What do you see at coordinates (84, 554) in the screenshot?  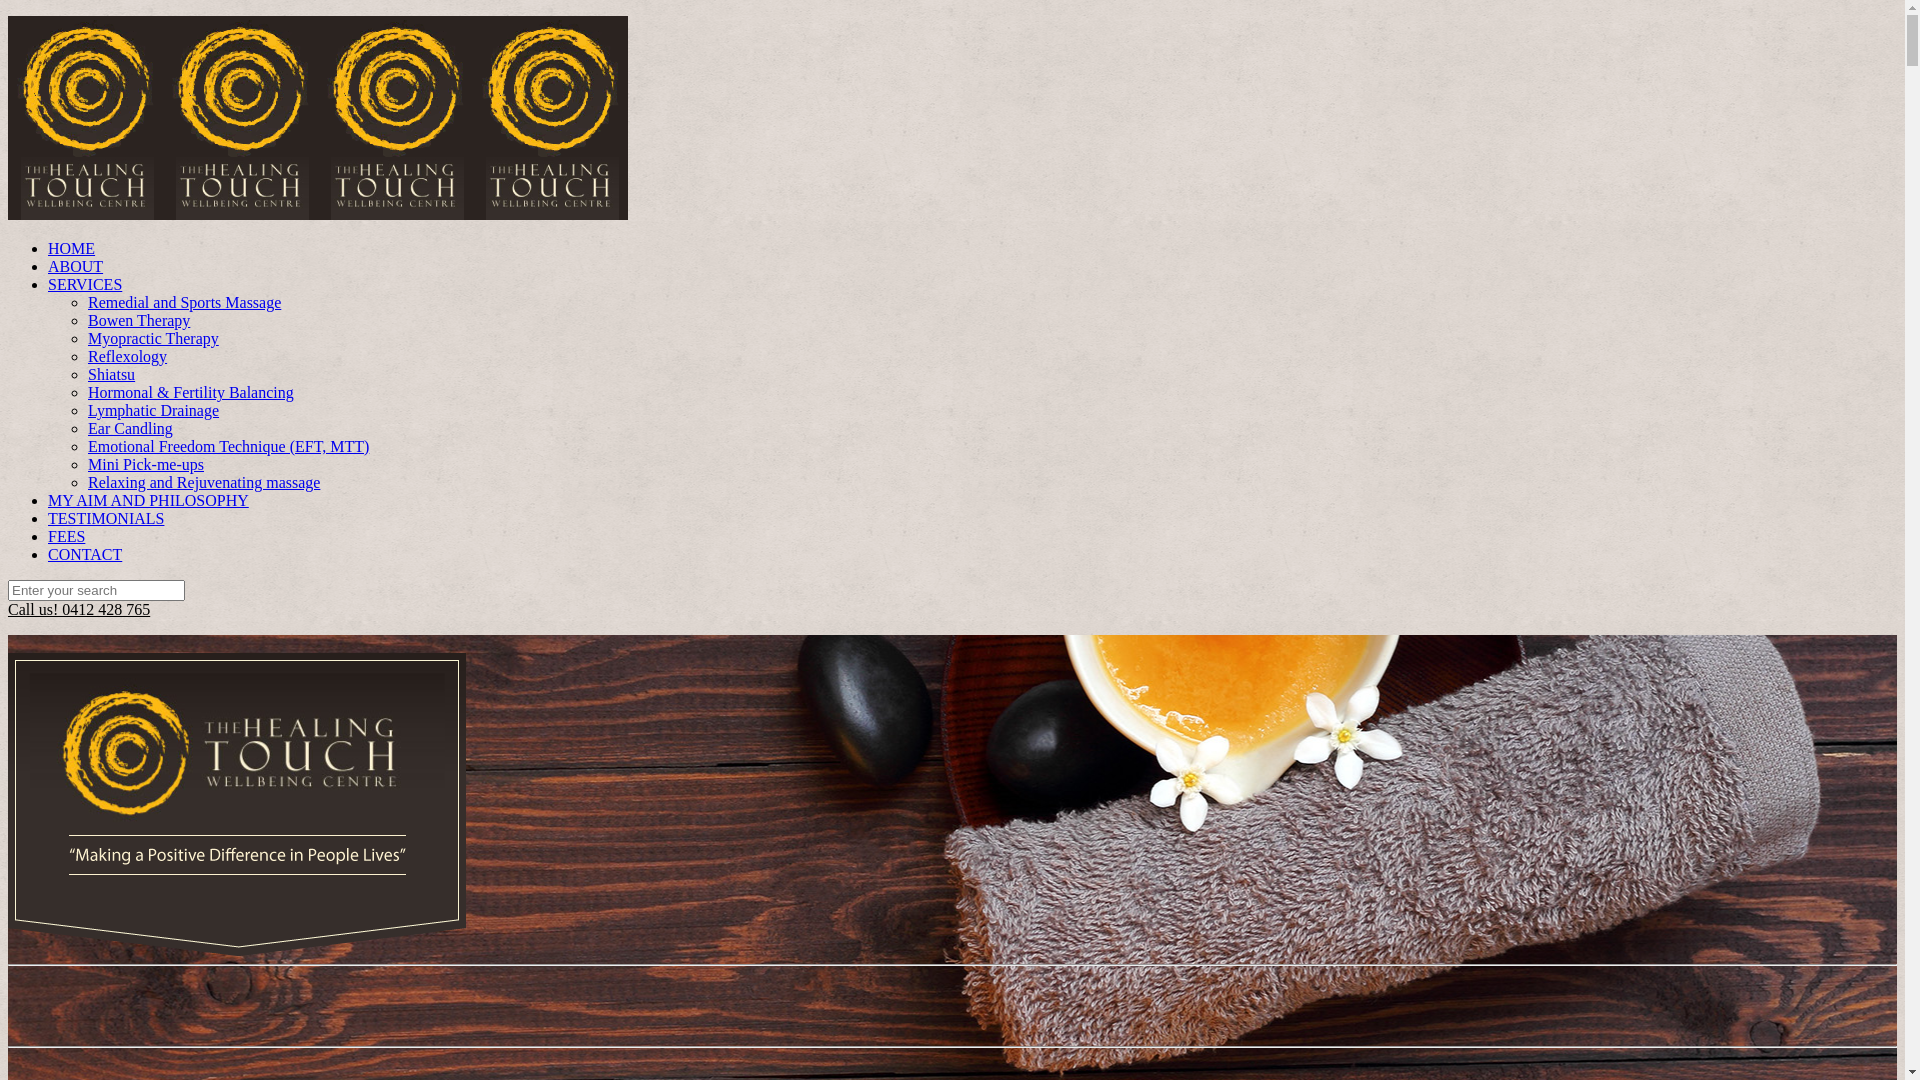 I see `'CONTACT'` at bounding box center [84, 554].